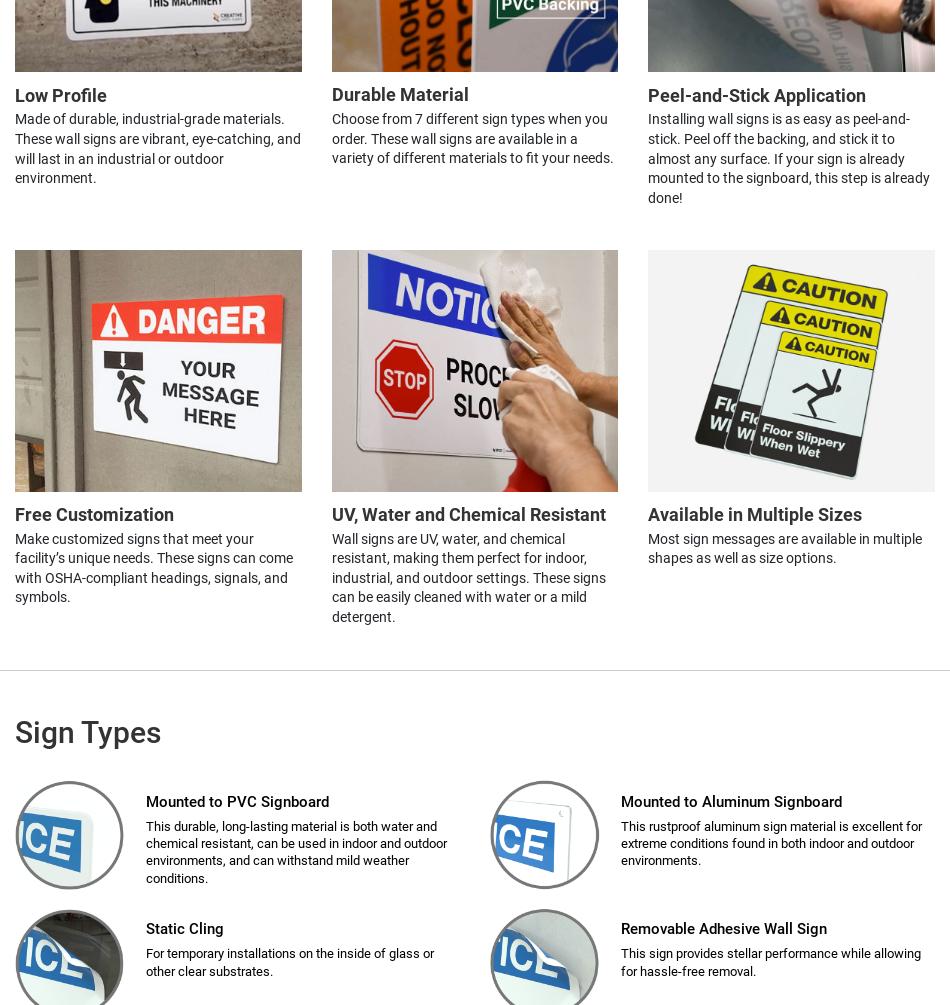 This screenshot has height=1005, width=950. Describe the element at coordinates (295, 850) in the screenshot. I see `'This durable, long-lasting material is both water and chemical resistant, can be used in indoor and outdoor environments, and can withstand mild weather conditions.'` at that location.